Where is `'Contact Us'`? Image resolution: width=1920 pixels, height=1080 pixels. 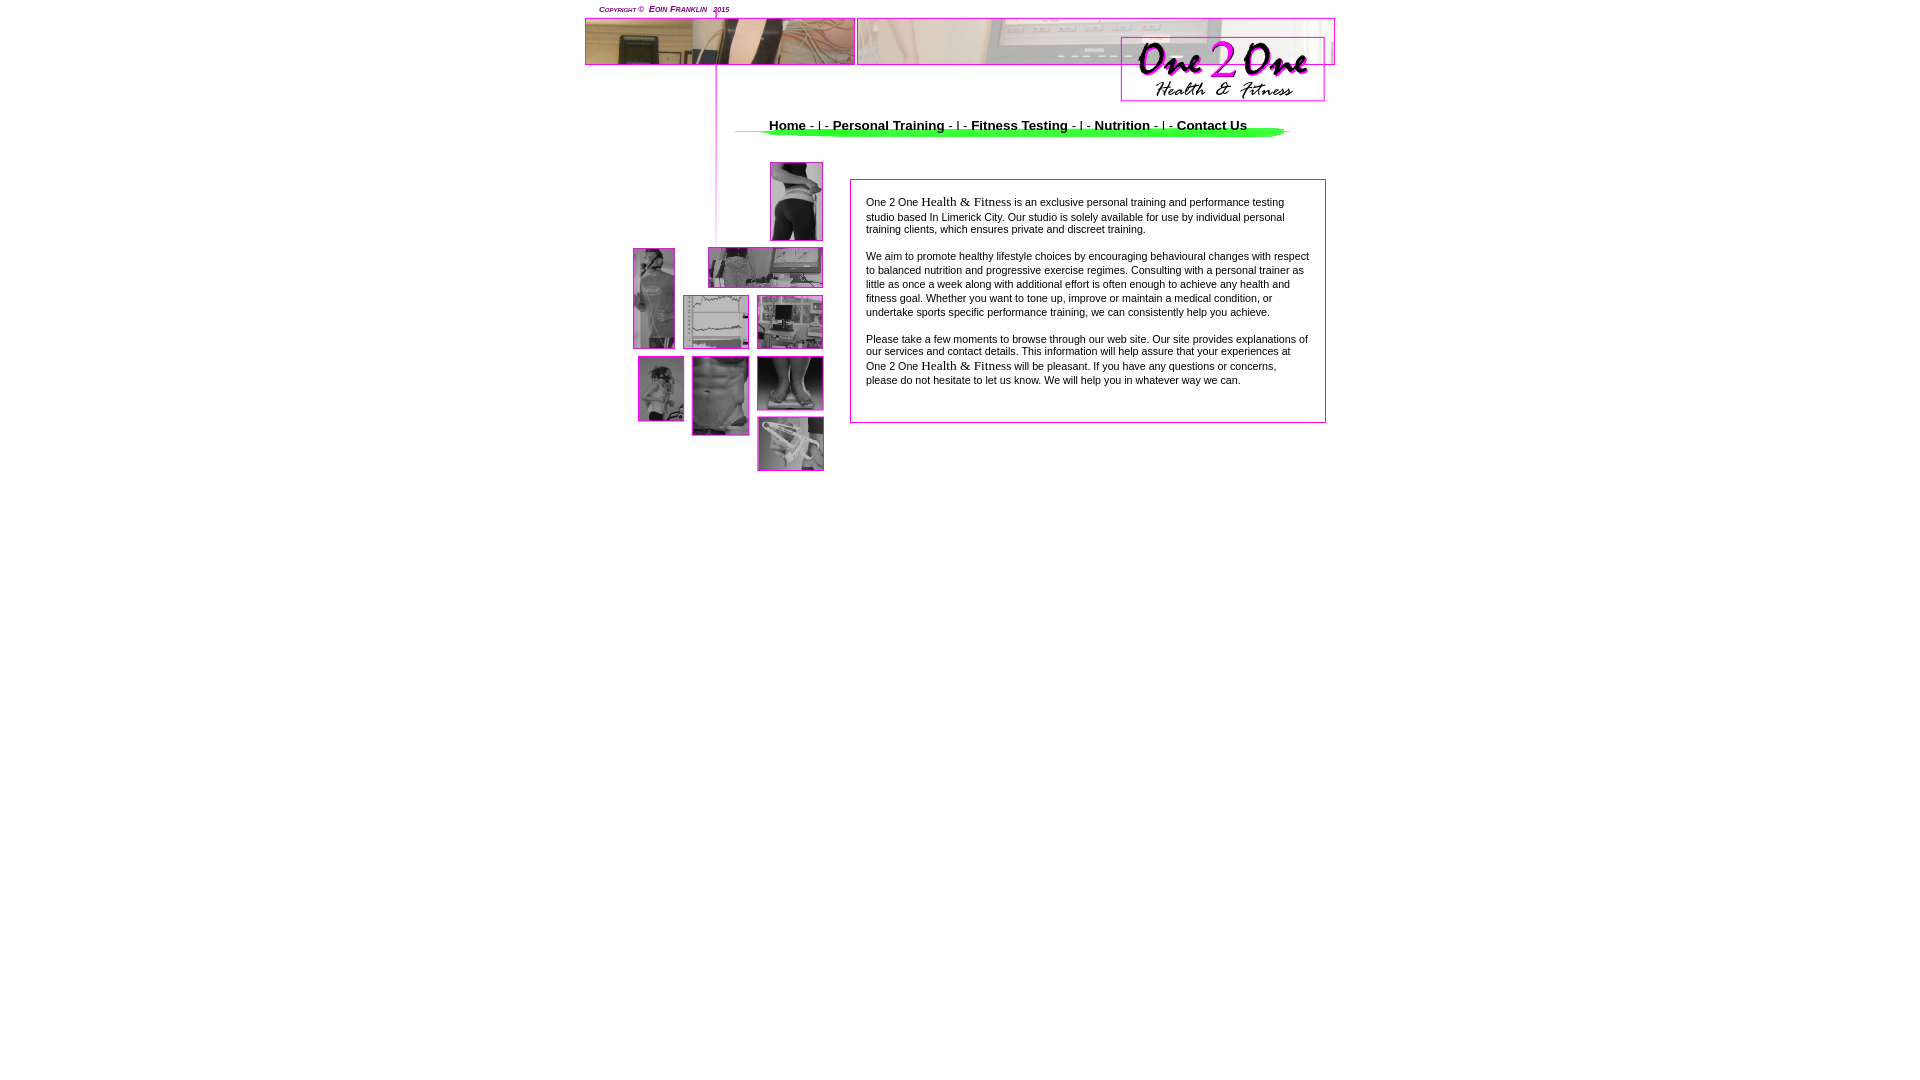 'Contact Us' is located at coordinates (1208, 125).